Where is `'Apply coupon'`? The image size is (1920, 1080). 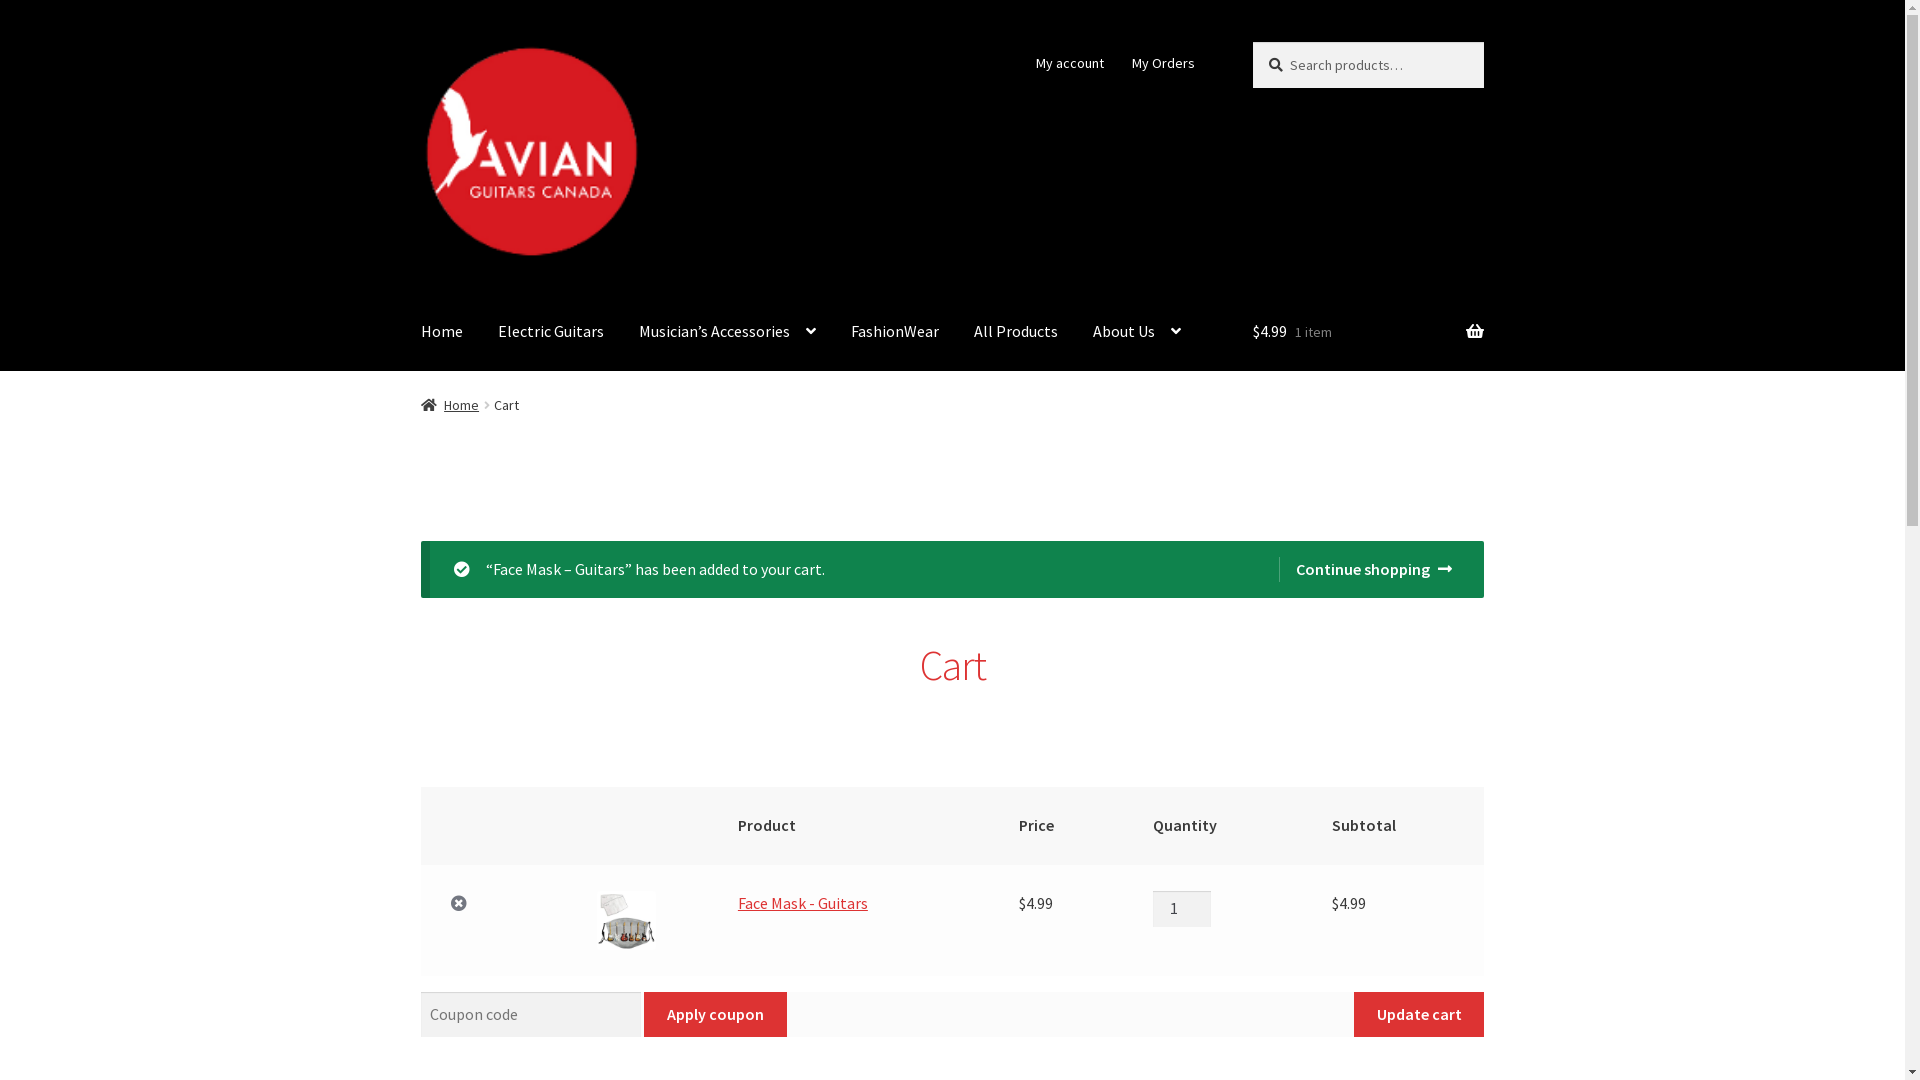
'Apply coupon' is located at coordinates (715, 1014).